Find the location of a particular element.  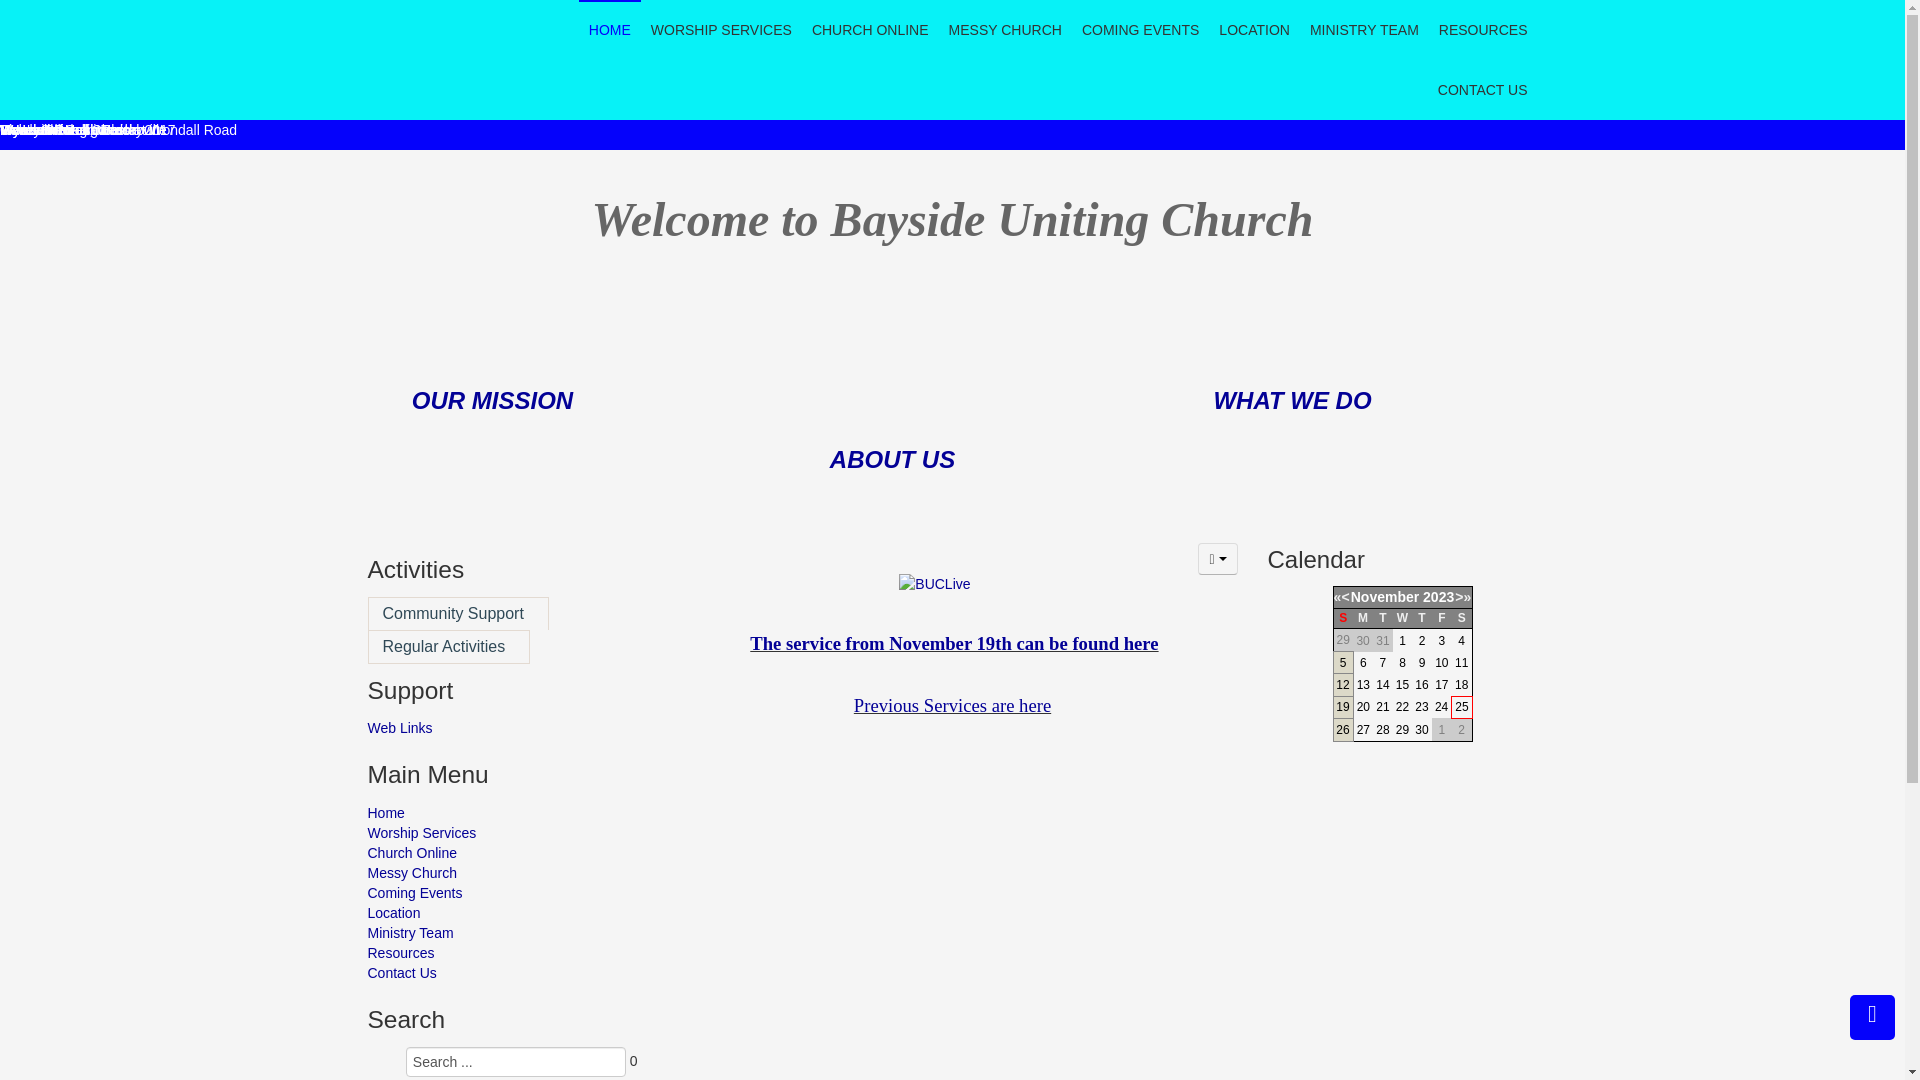

'Previous Services are here' is located at coordinates (951, 704).